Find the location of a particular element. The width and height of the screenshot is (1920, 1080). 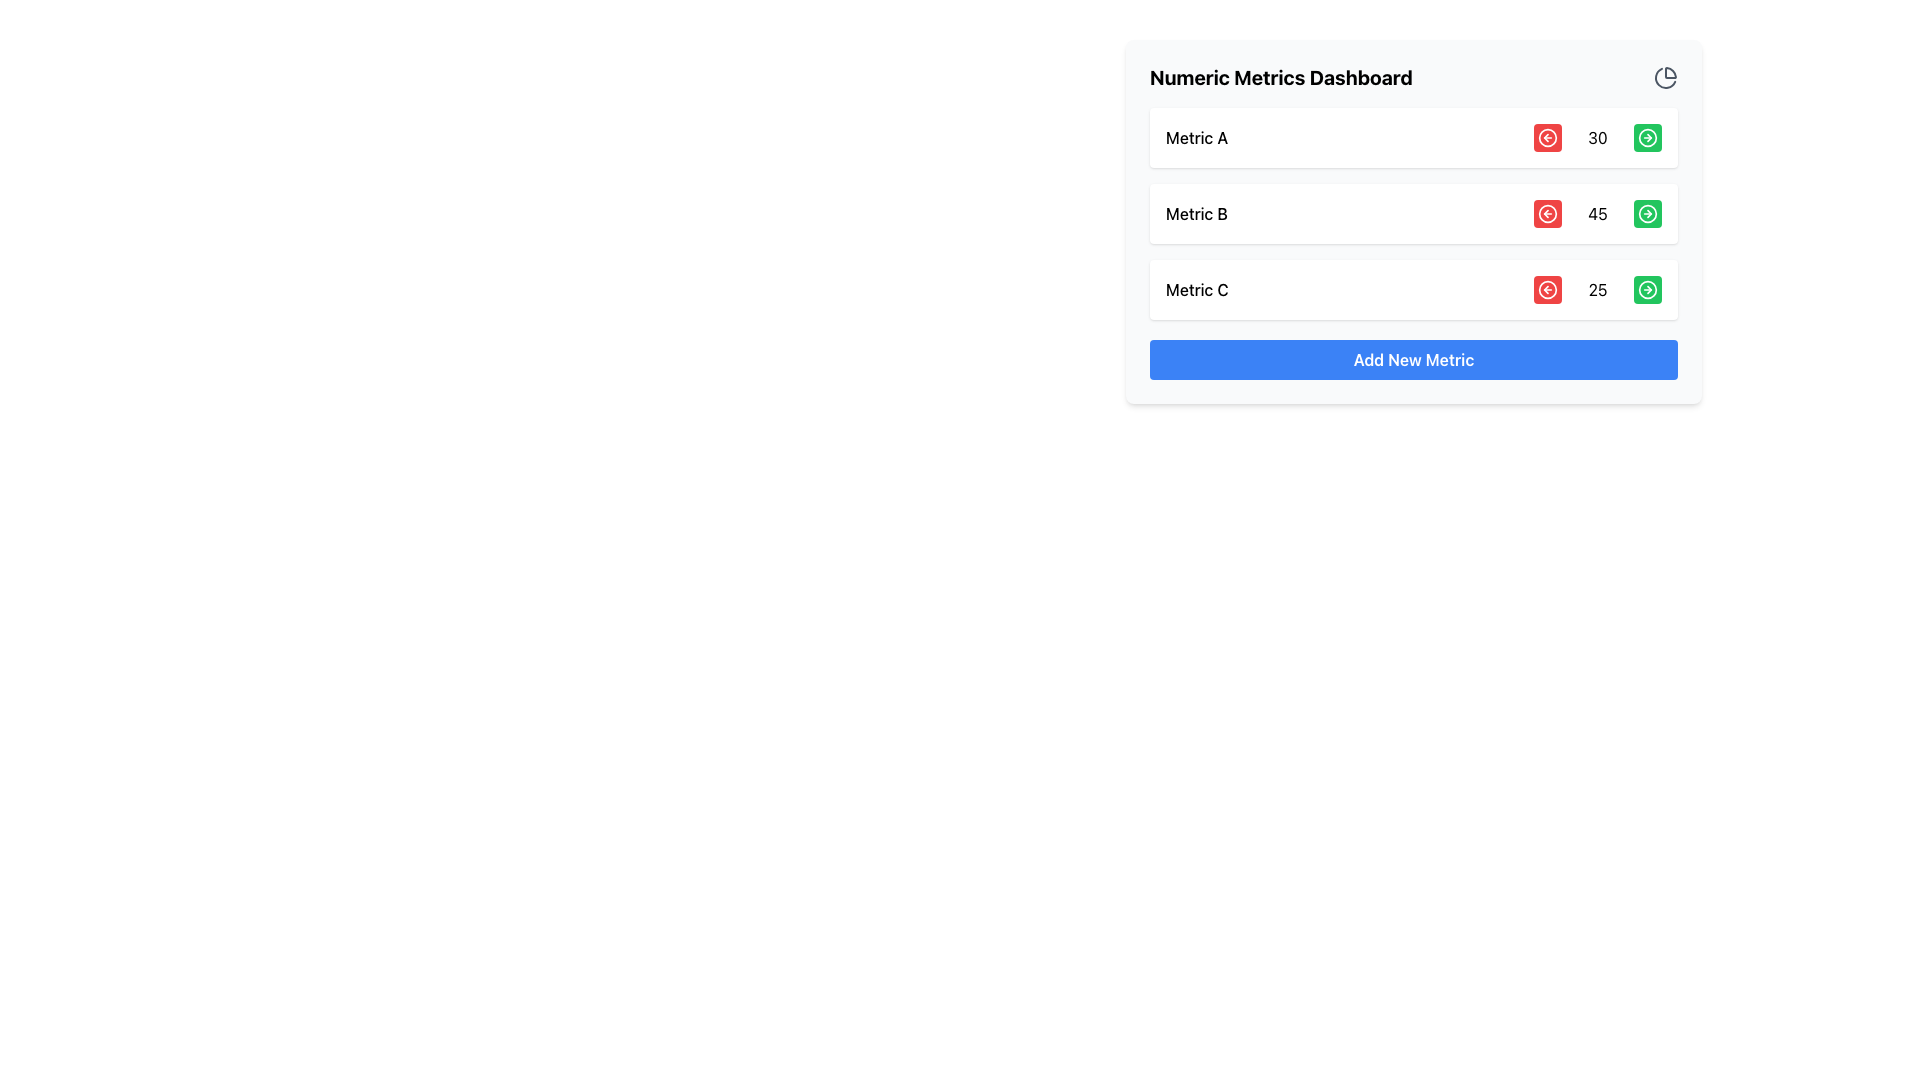

the numeric value '30' displayed in the Text Label, which is part of the 'Metric A' row in the dashboard is located at coordinates (1597, 137).